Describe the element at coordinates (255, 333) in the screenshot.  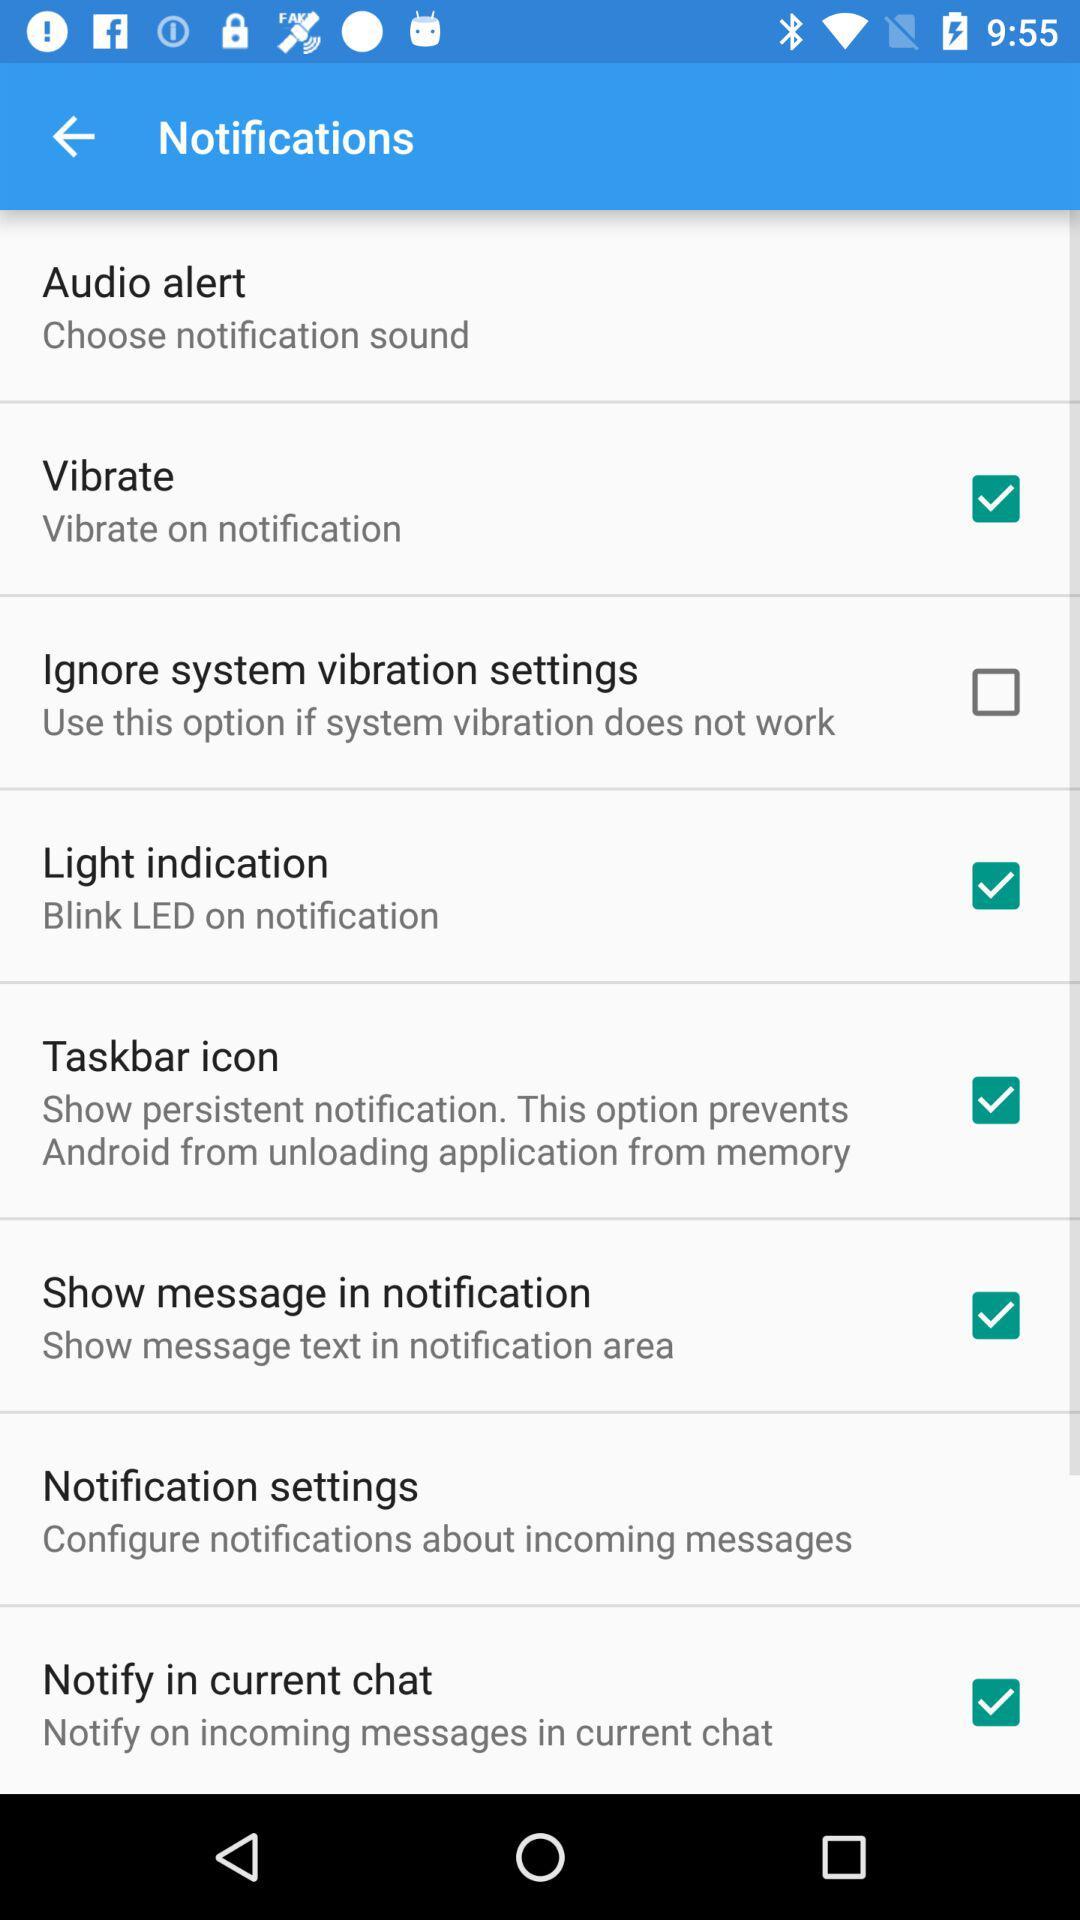
I see `choose notification sound` at that location.